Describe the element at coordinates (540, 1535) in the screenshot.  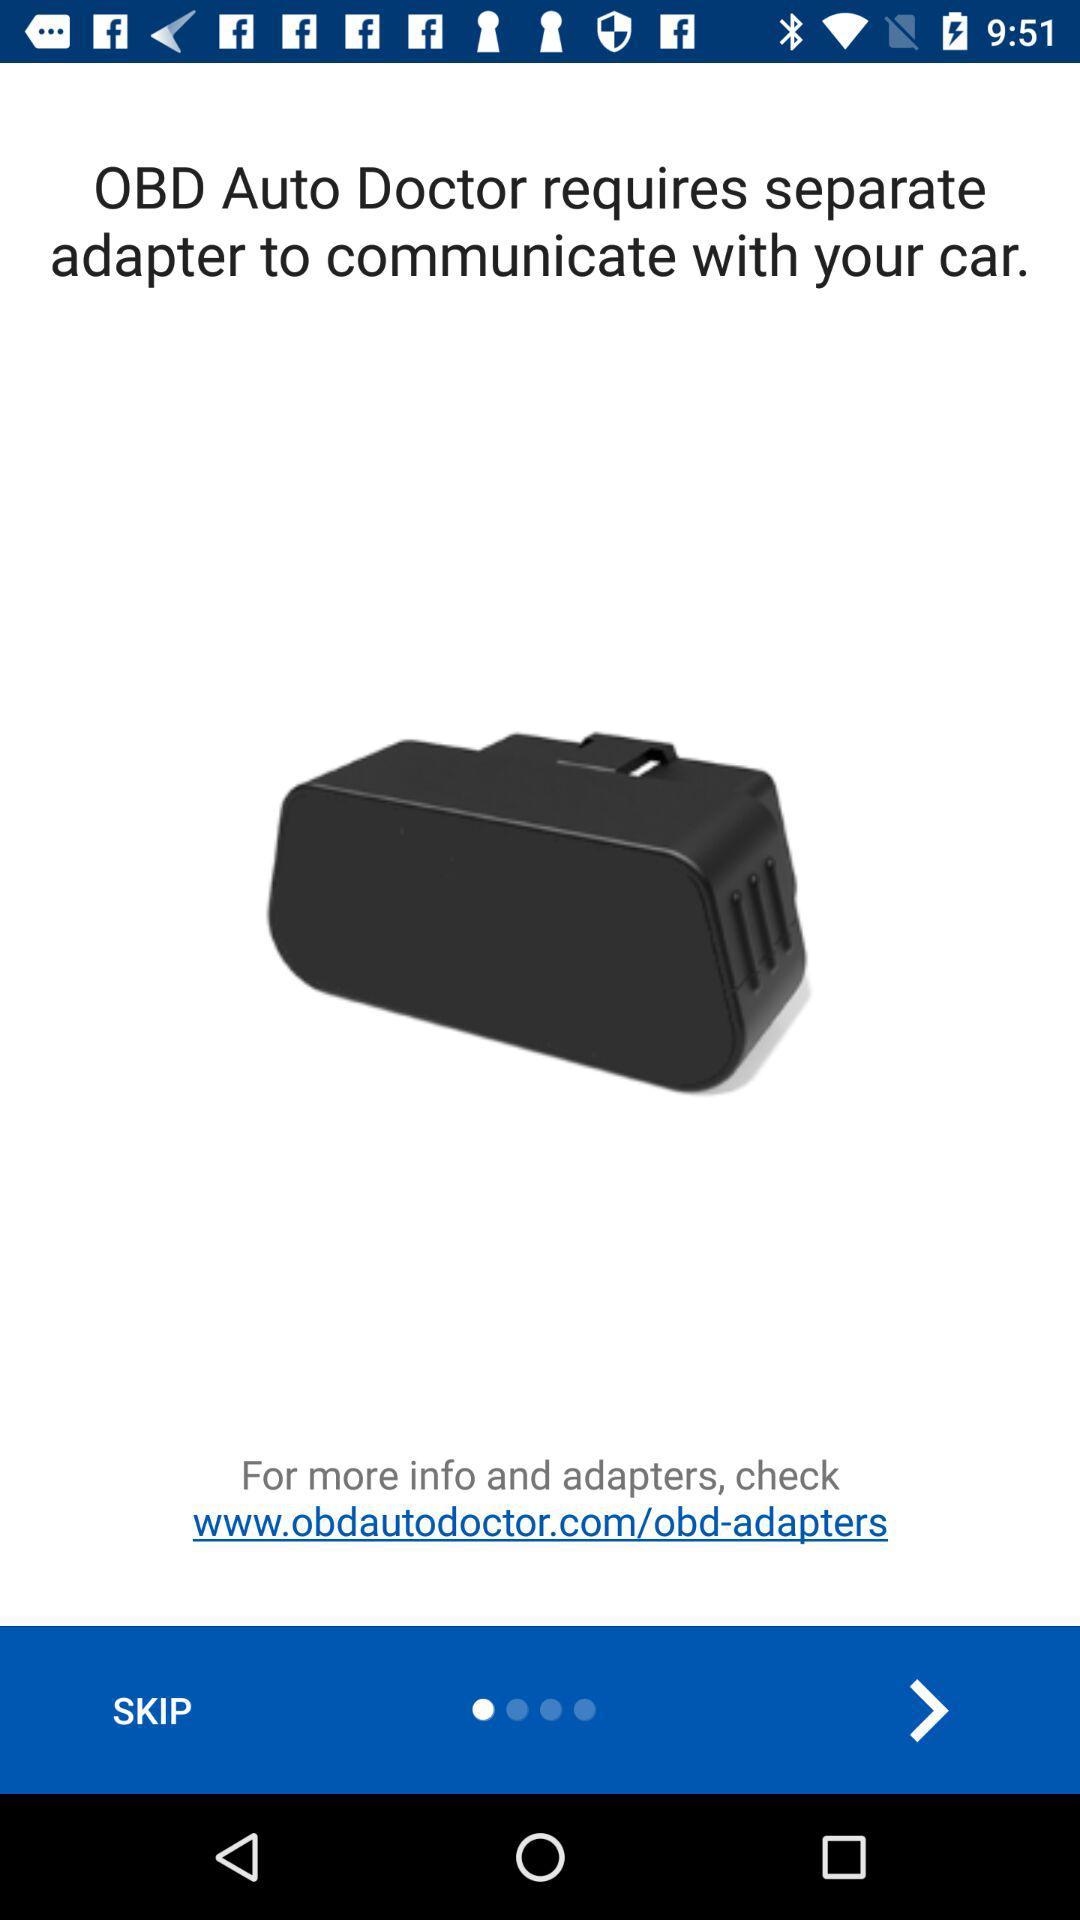
I see `for more info` at that location.